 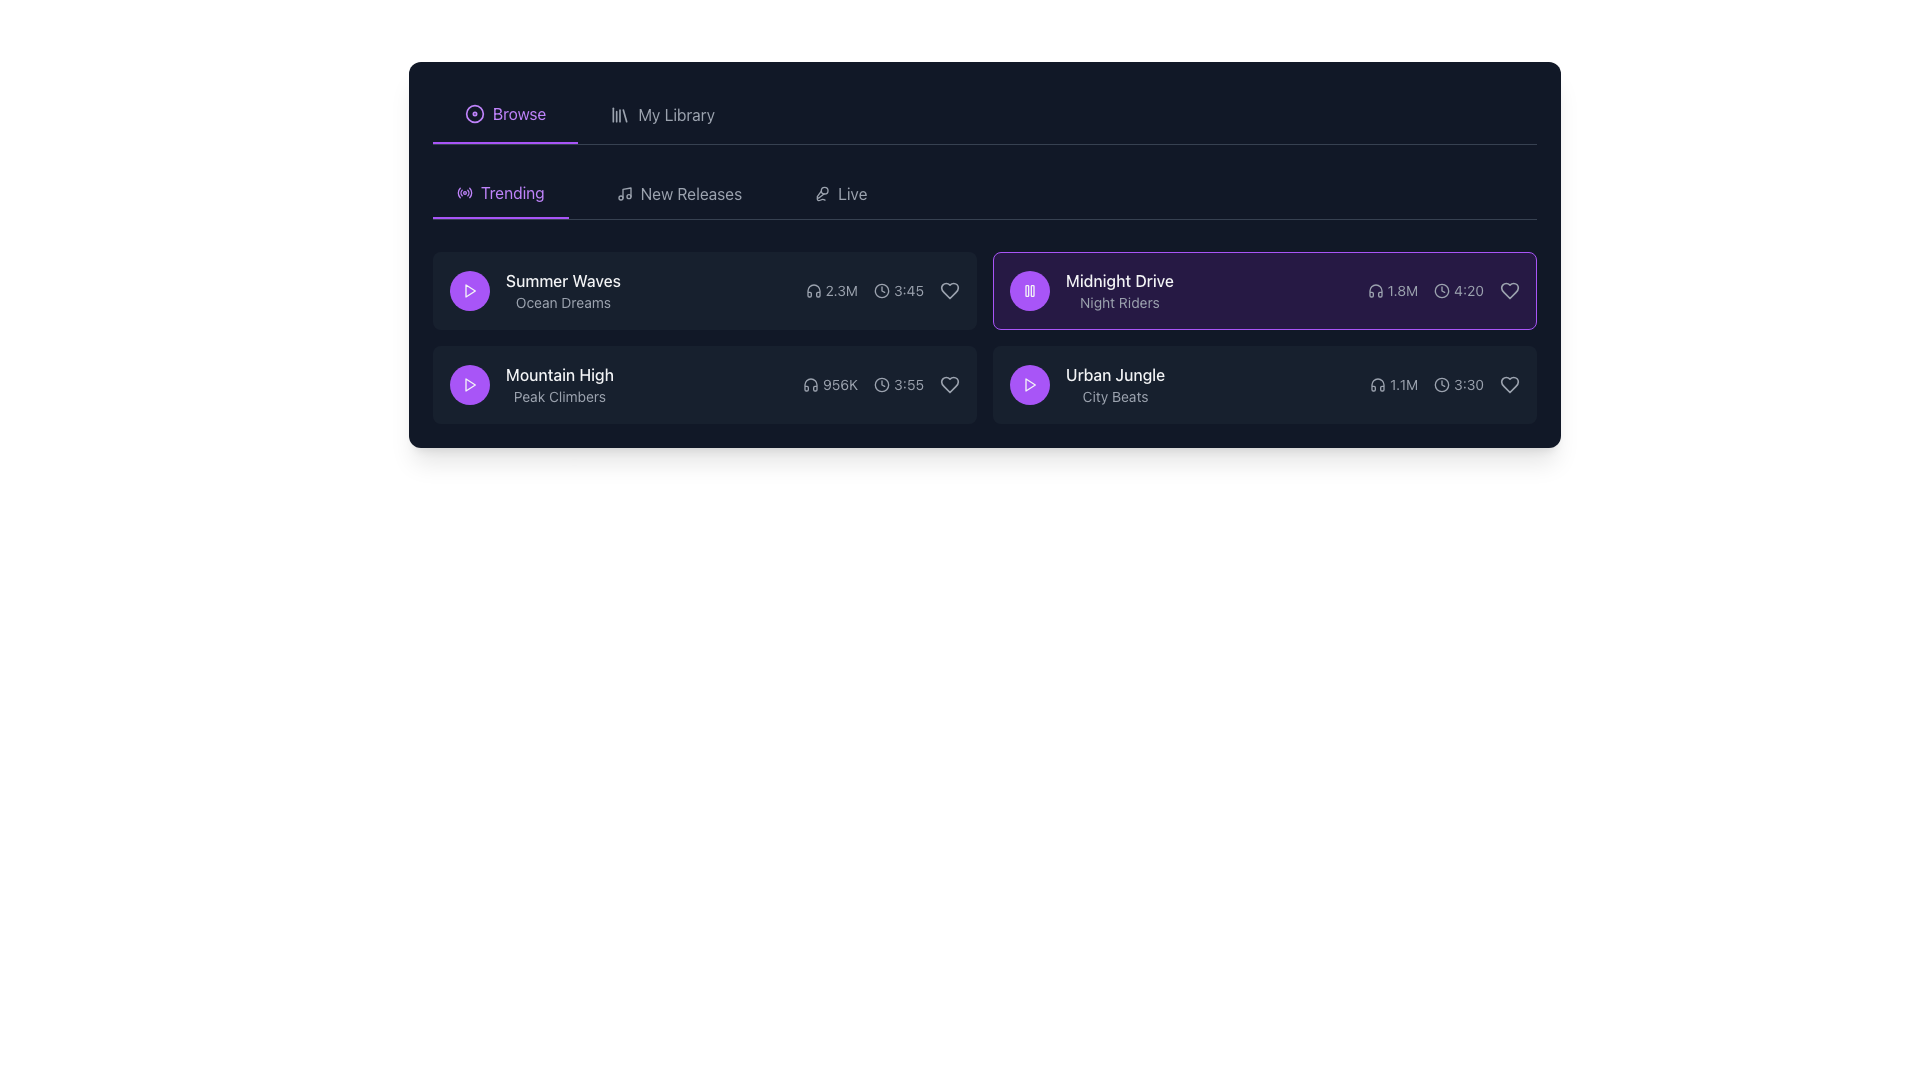 What do you see at coordinates (559, 385) in the screenshot?
I see `text content of the label displaying 'Mountain High' and 'Peak Climbers' located in the second row of the playlist, to the right of the circular purple play button` at bounding box center [559, 385].